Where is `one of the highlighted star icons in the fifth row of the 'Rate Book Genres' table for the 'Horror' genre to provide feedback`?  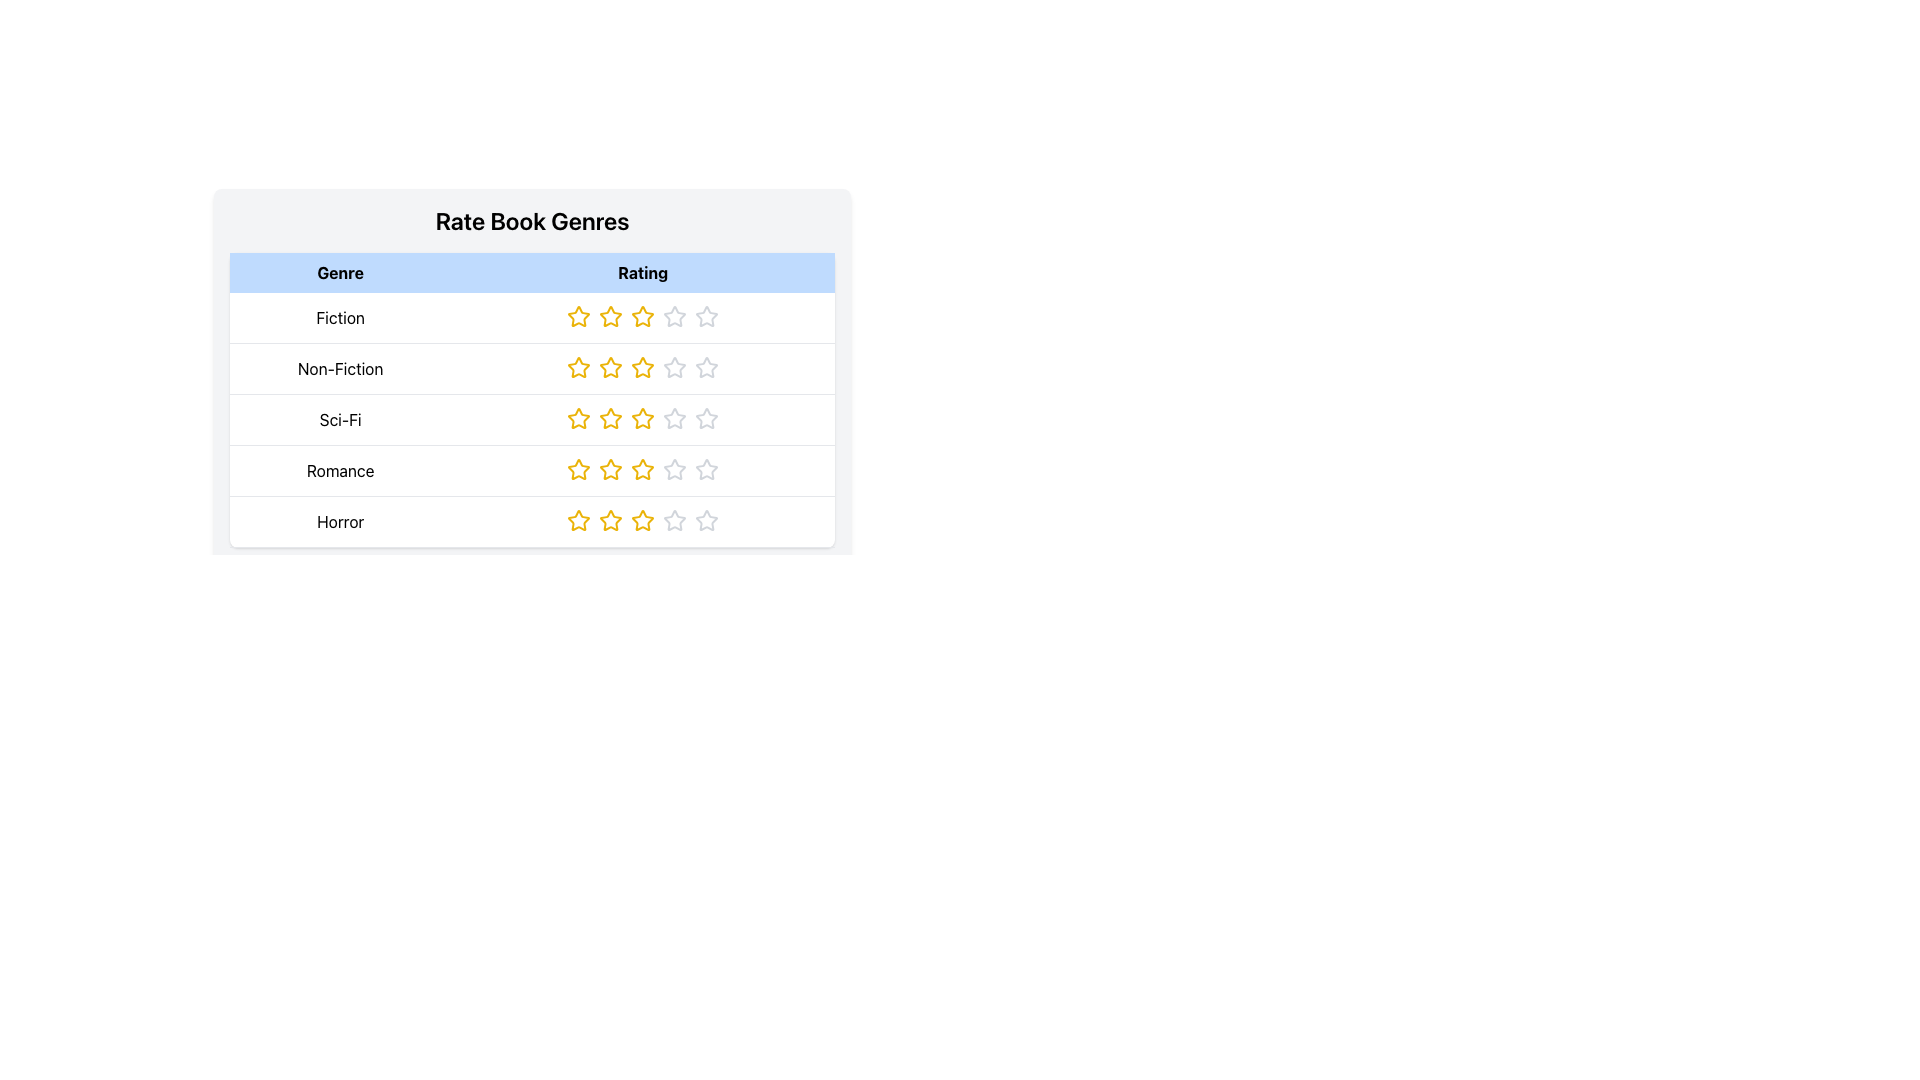 one of the highlighted star icons in the fifth row of the 'Rate Book Genres' table for the 'Horror' genre to provide feedback is located at coordinates (532, 520).